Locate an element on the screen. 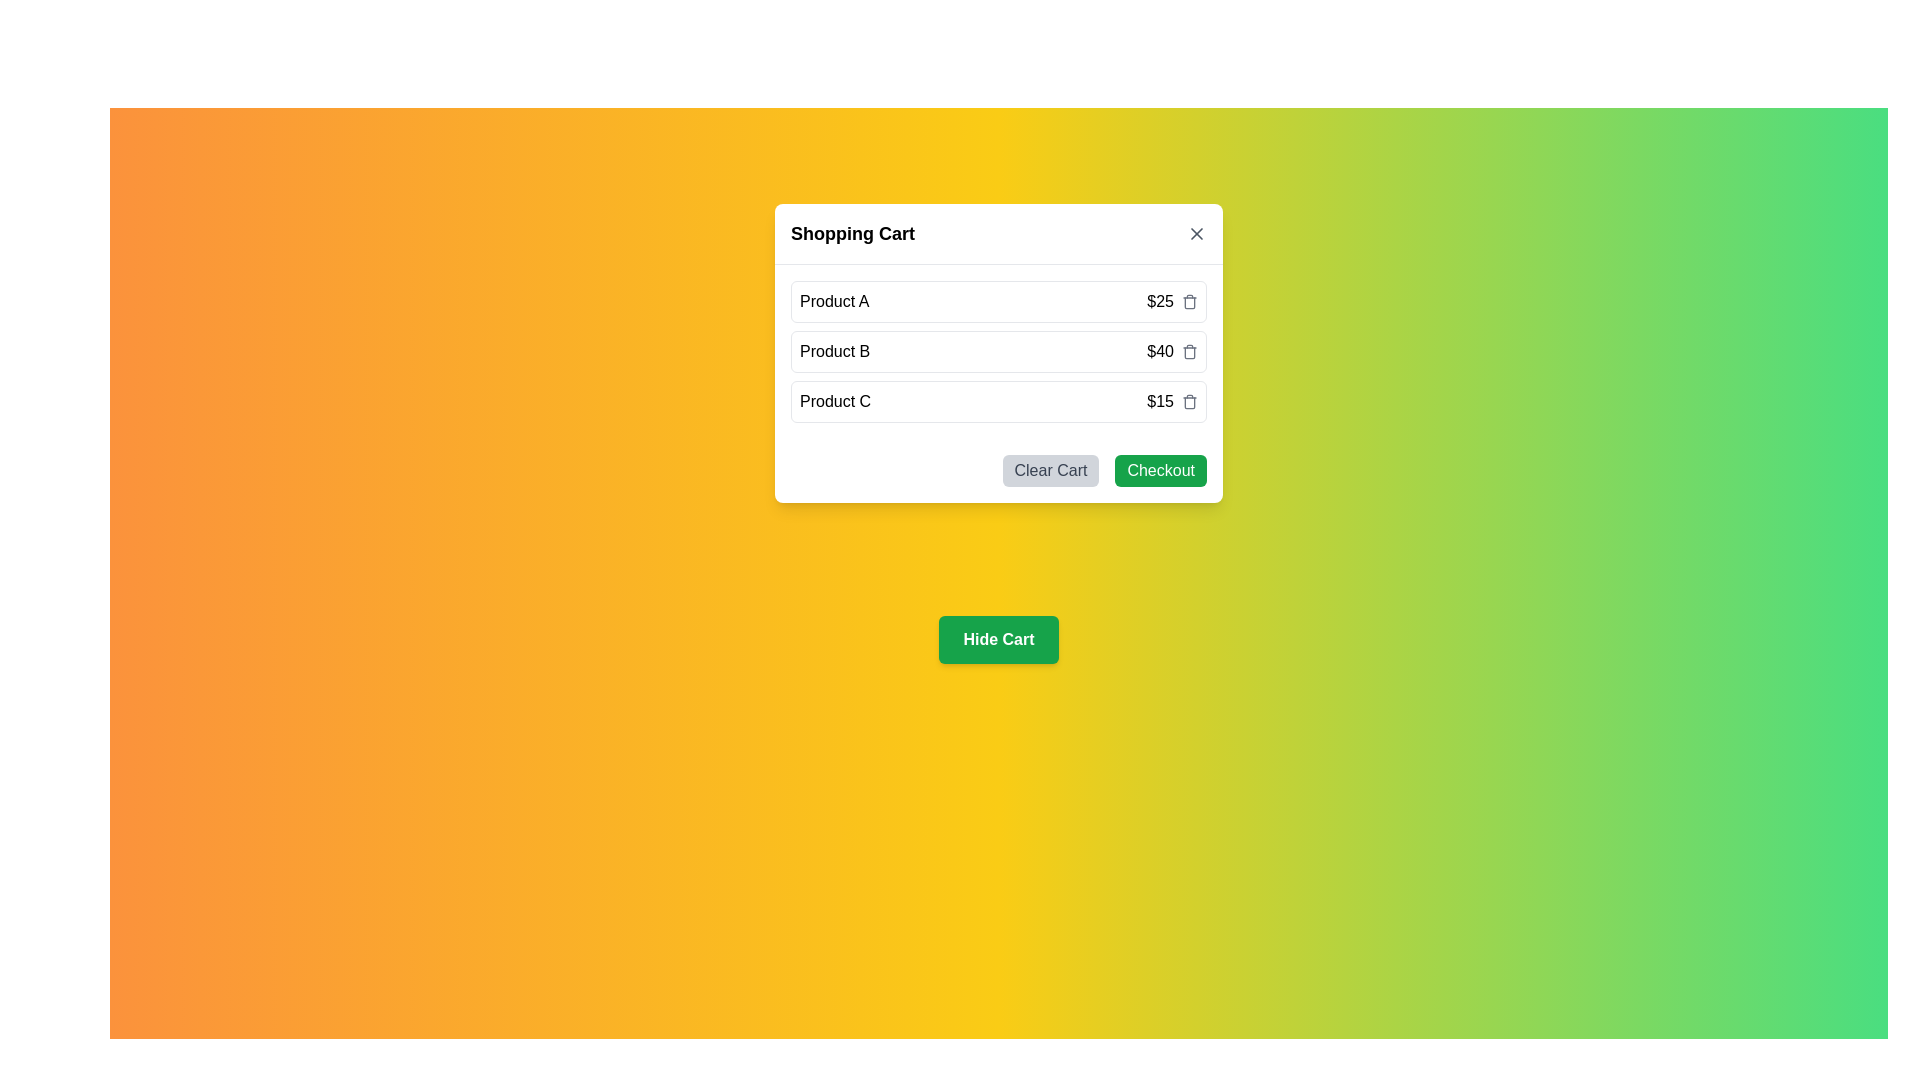 This screenshot has height=1080, width=1920. properties of the Action Bar located at the bottom of the shopping cart modal, which contains the 'Clear Cart' and 'Checkout' buttons is located at coordinates (998, 470).